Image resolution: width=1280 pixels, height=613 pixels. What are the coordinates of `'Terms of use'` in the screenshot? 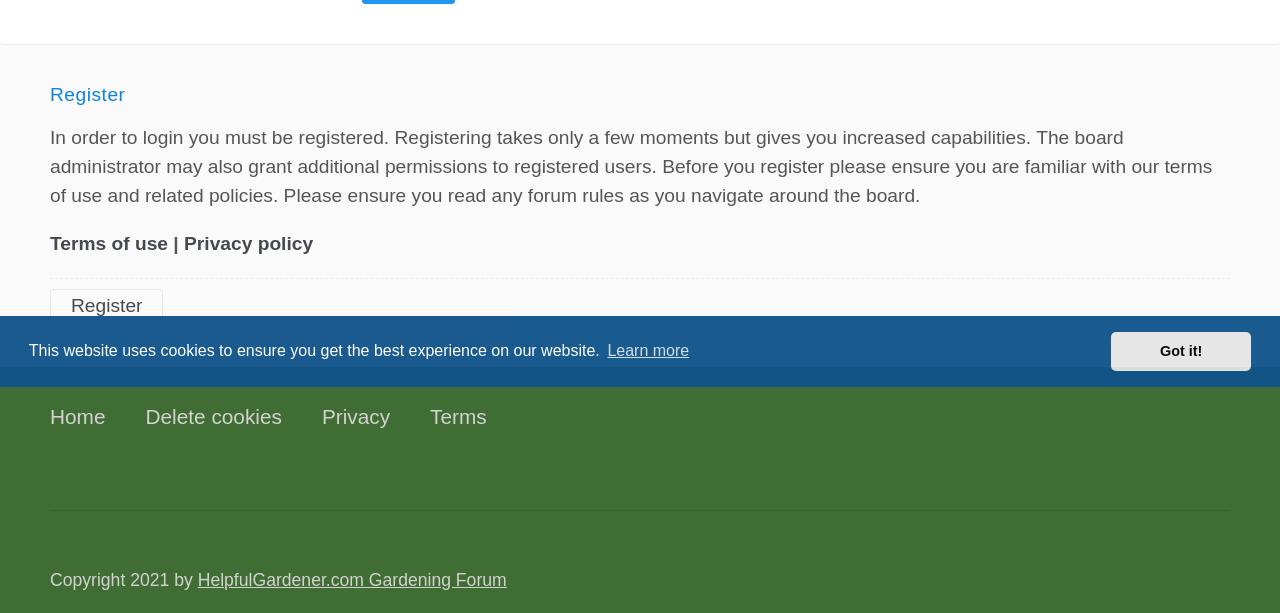 It's located at (50, 242).